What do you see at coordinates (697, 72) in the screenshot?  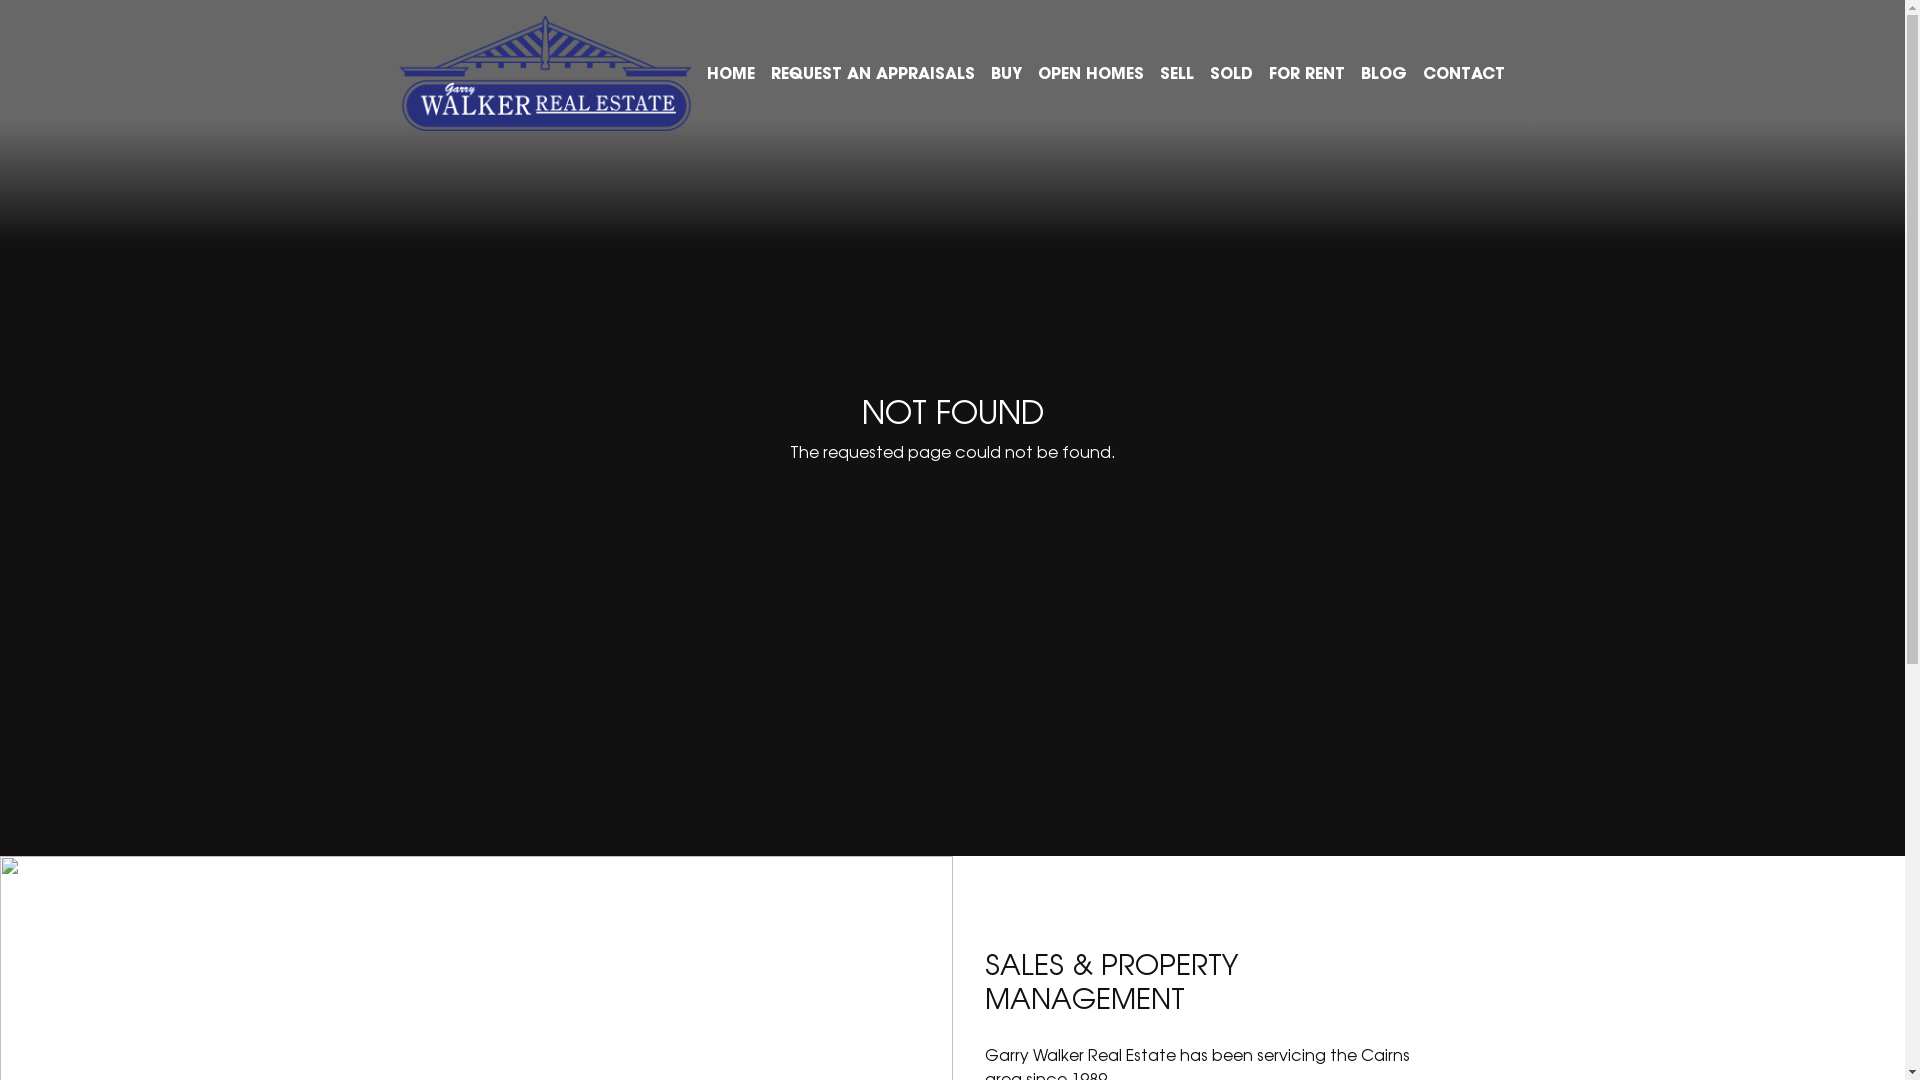 I see `'HOME'` at bounding box center [697, 72].